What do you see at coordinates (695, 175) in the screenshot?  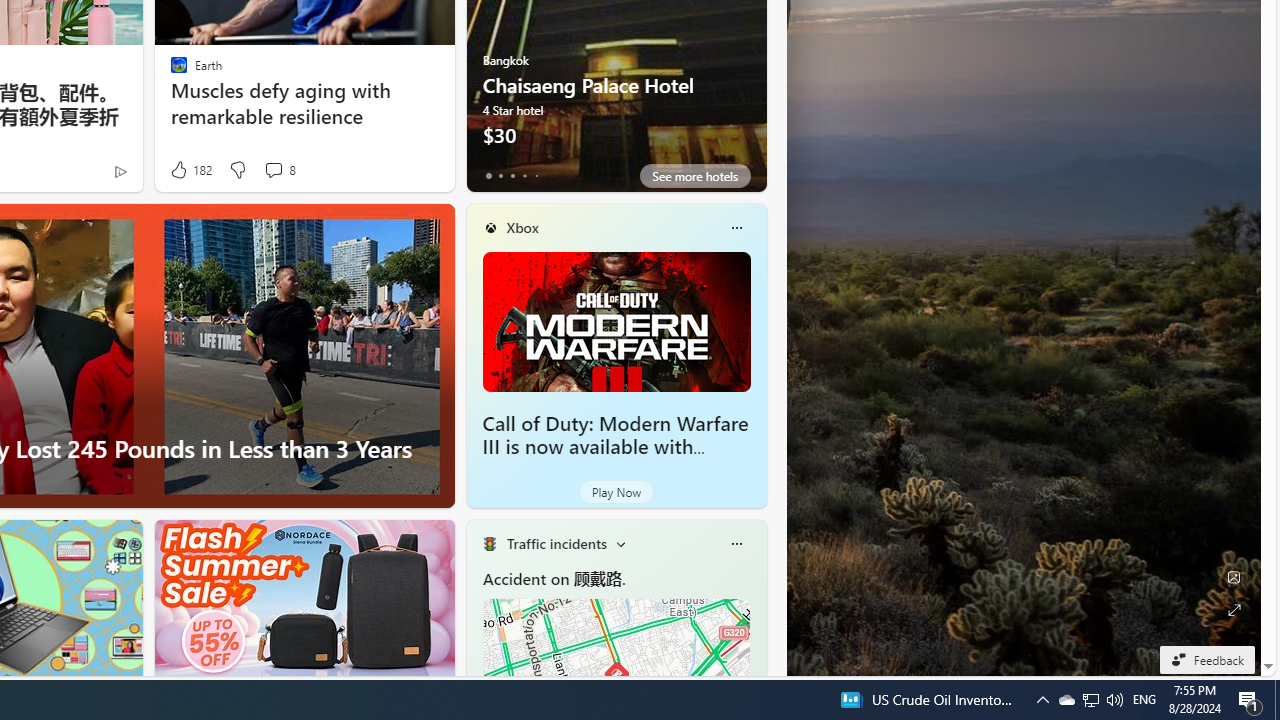 I see `'See more hotels'` at bounding box center [695, 175].